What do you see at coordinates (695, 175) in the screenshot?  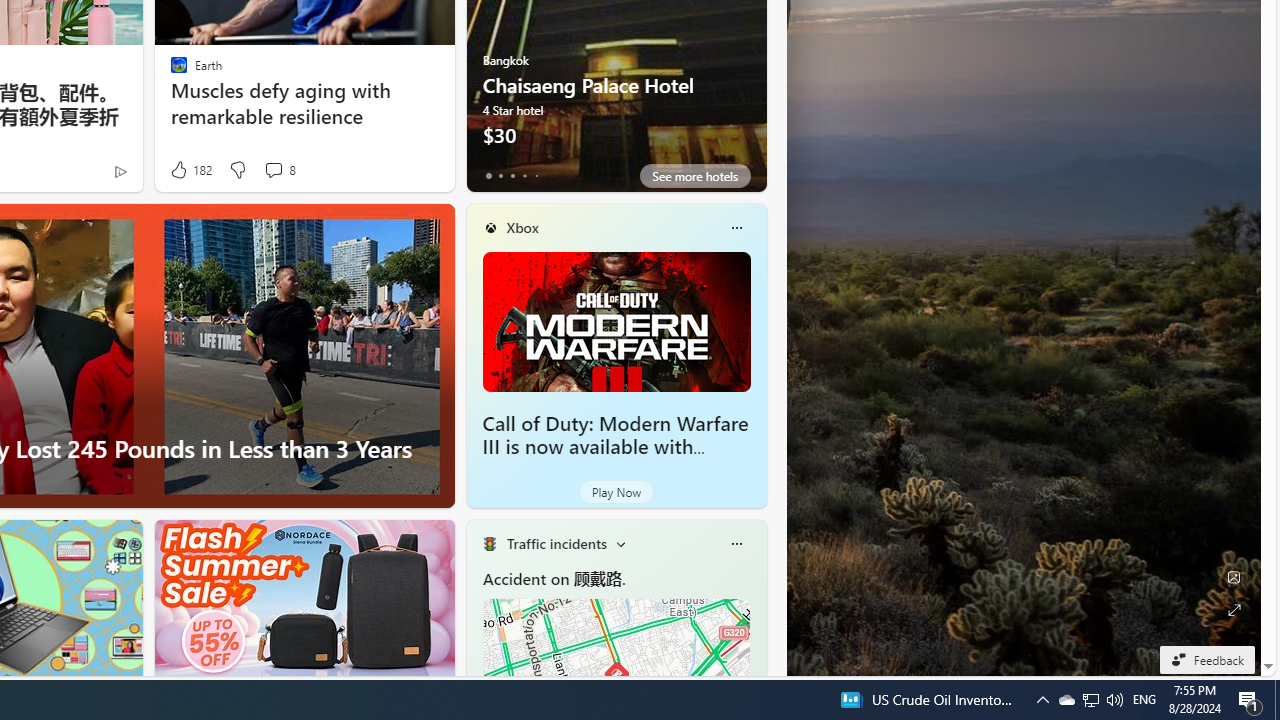 I see `'See more hotels'` at bounding box center [695, 175].